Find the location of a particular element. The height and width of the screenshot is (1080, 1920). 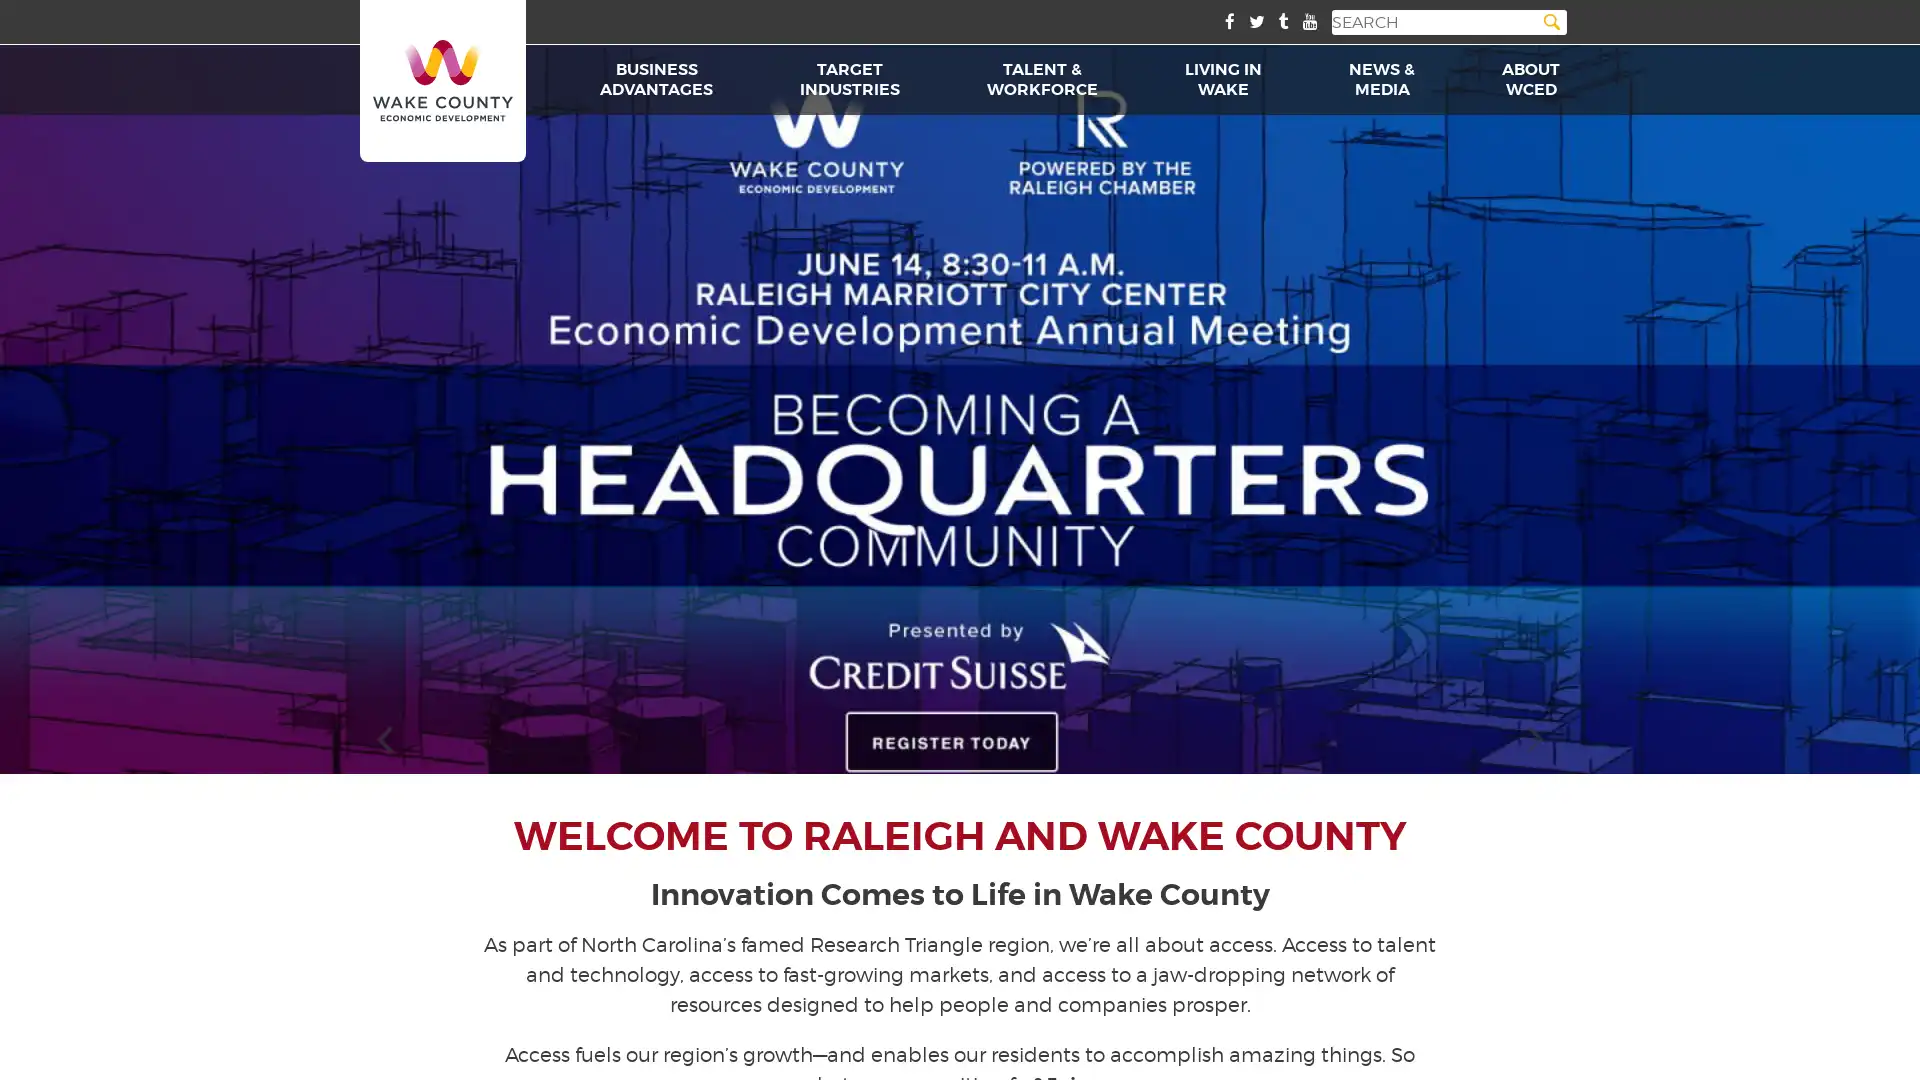

Search is located at coordinates (1550, 22).